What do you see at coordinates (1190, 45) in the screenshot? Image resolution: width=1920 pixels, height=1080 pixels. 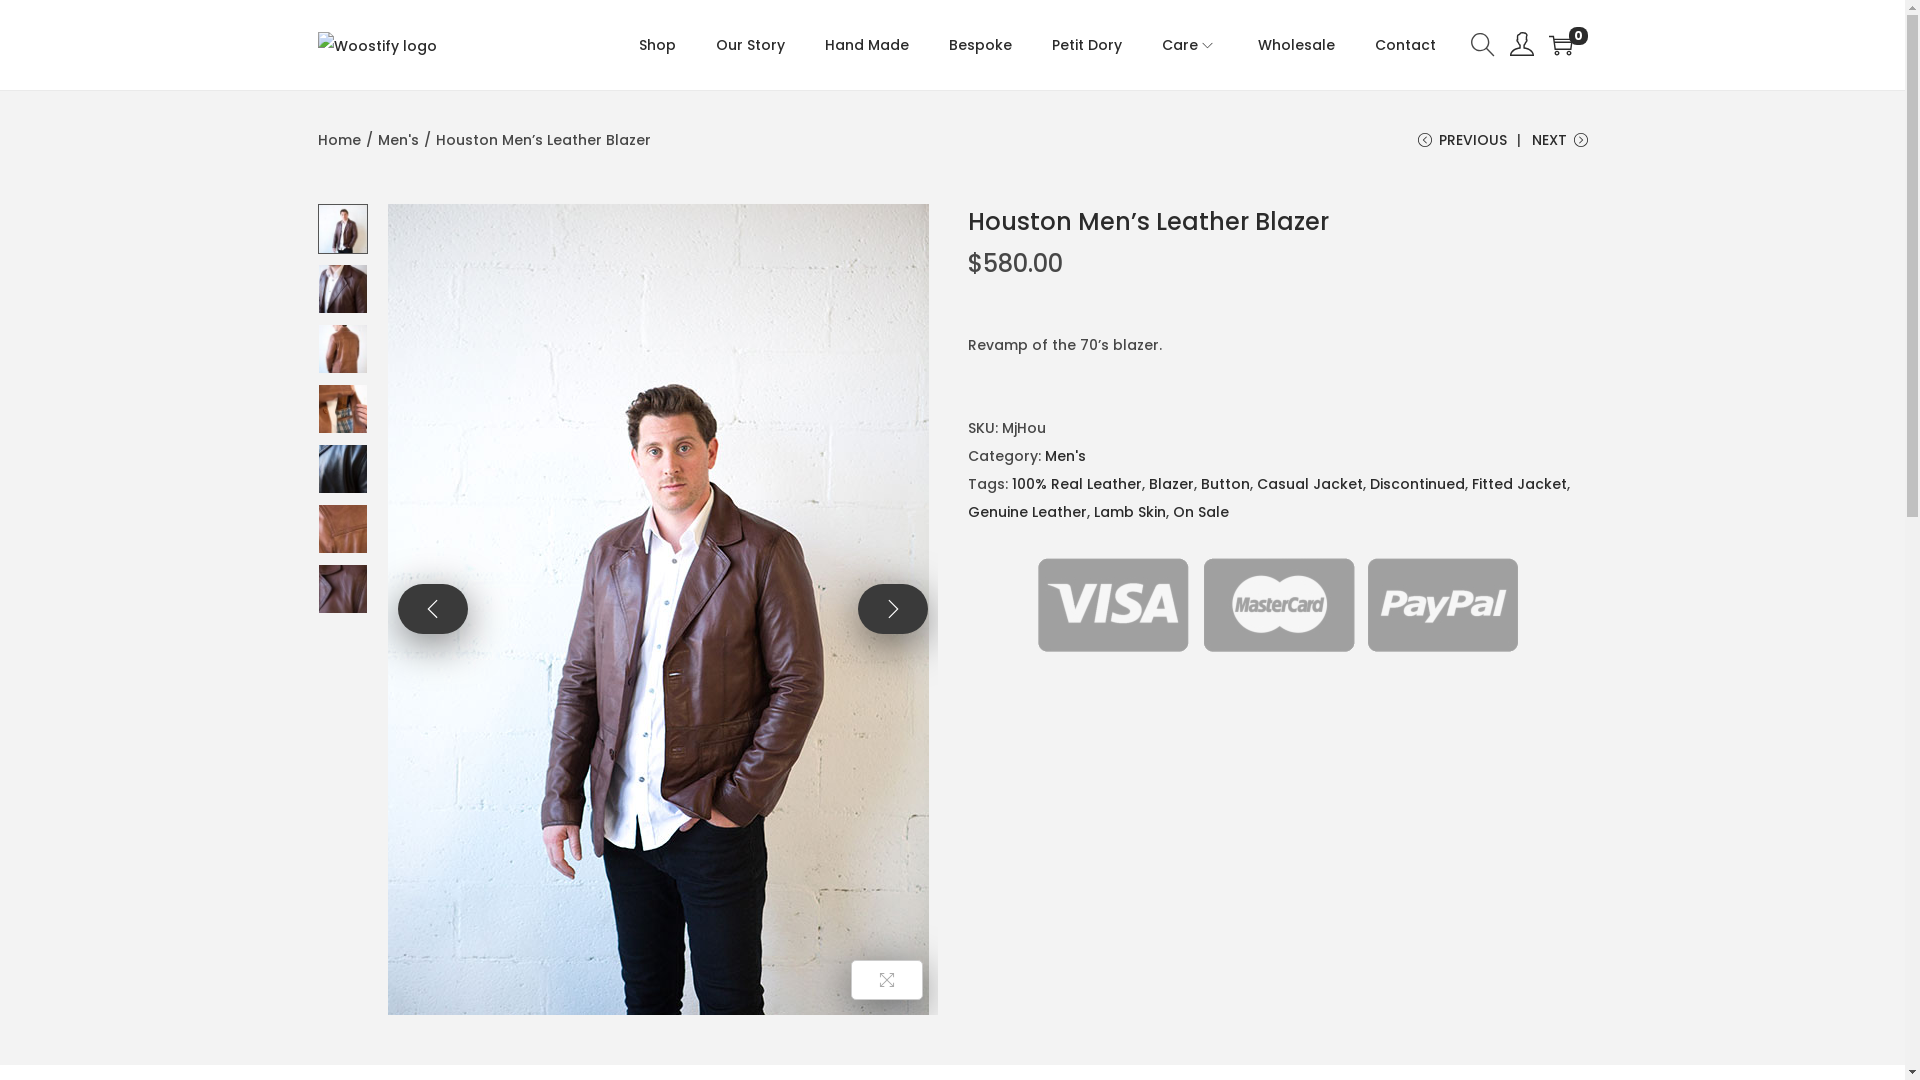 I see `'Care'` at bounding box center [1190, 45].